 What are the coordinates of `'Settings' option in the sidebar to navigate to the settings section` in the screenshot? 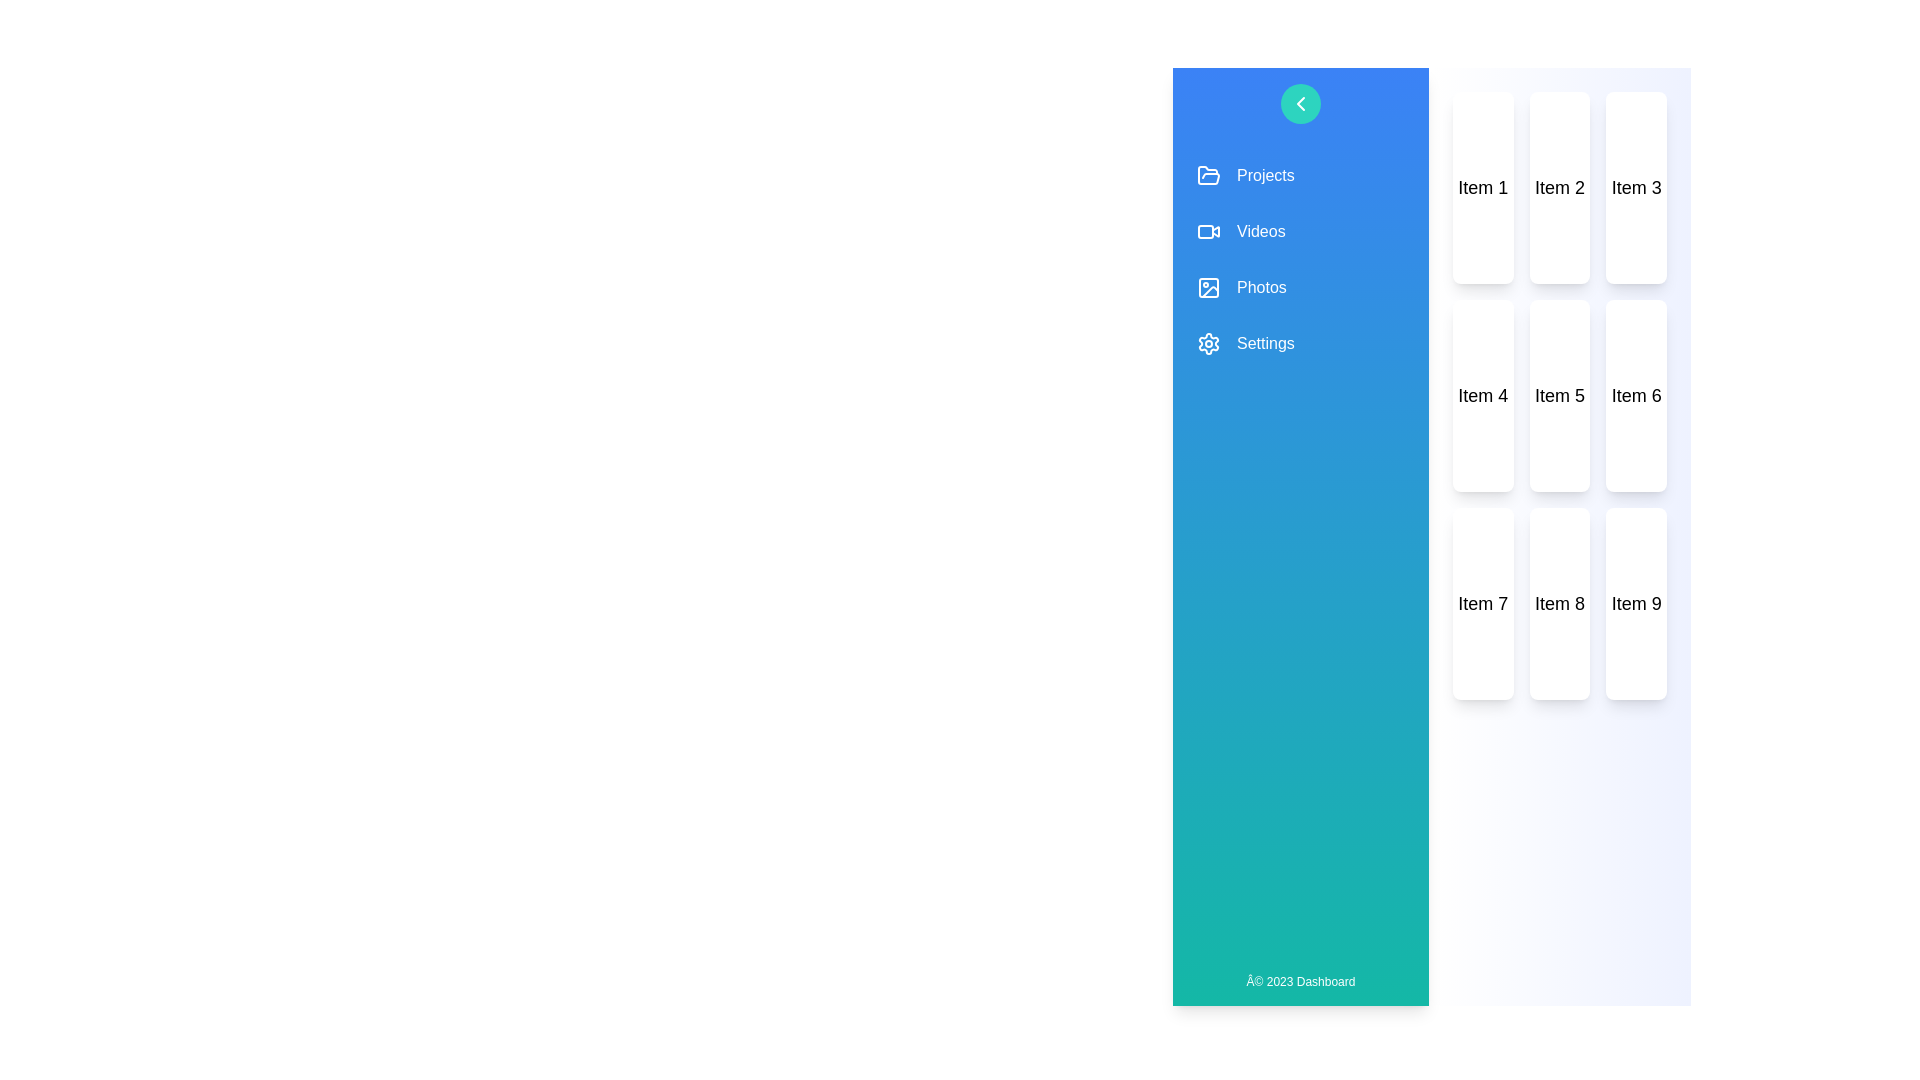 It's located at (1300, 342).